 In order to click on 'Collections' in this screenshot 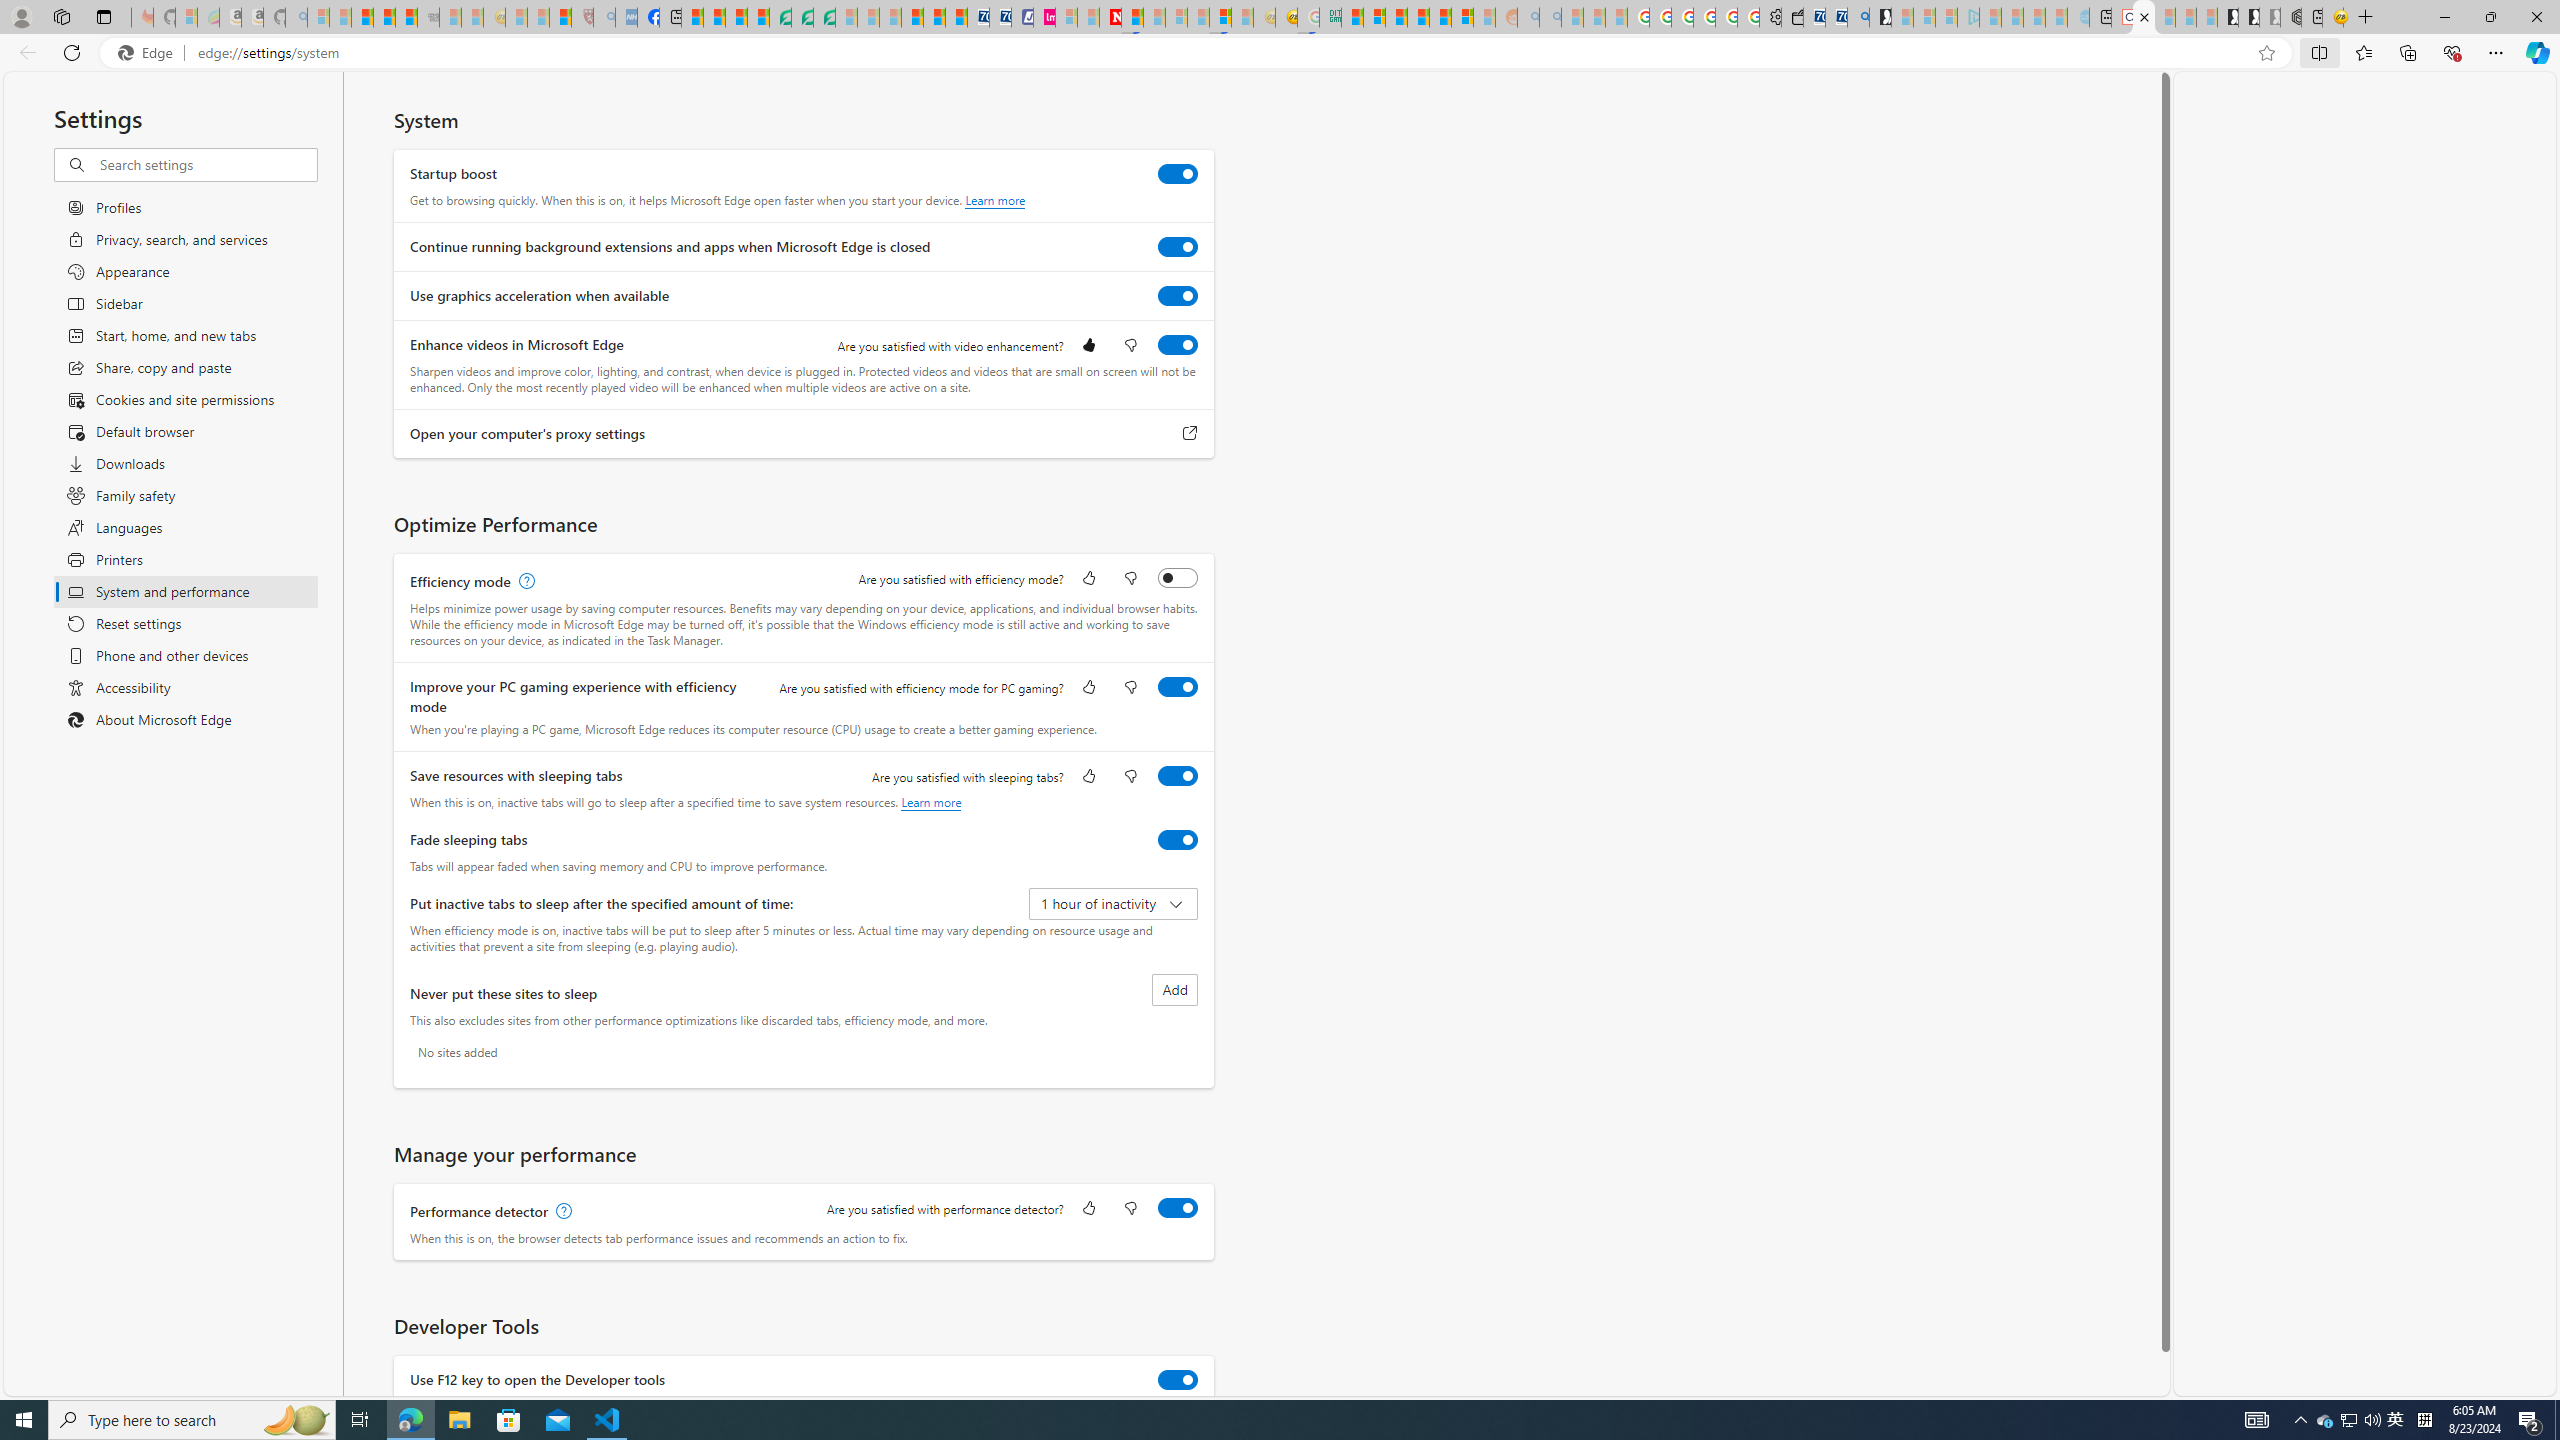, I will do `click(2406, 51)`.